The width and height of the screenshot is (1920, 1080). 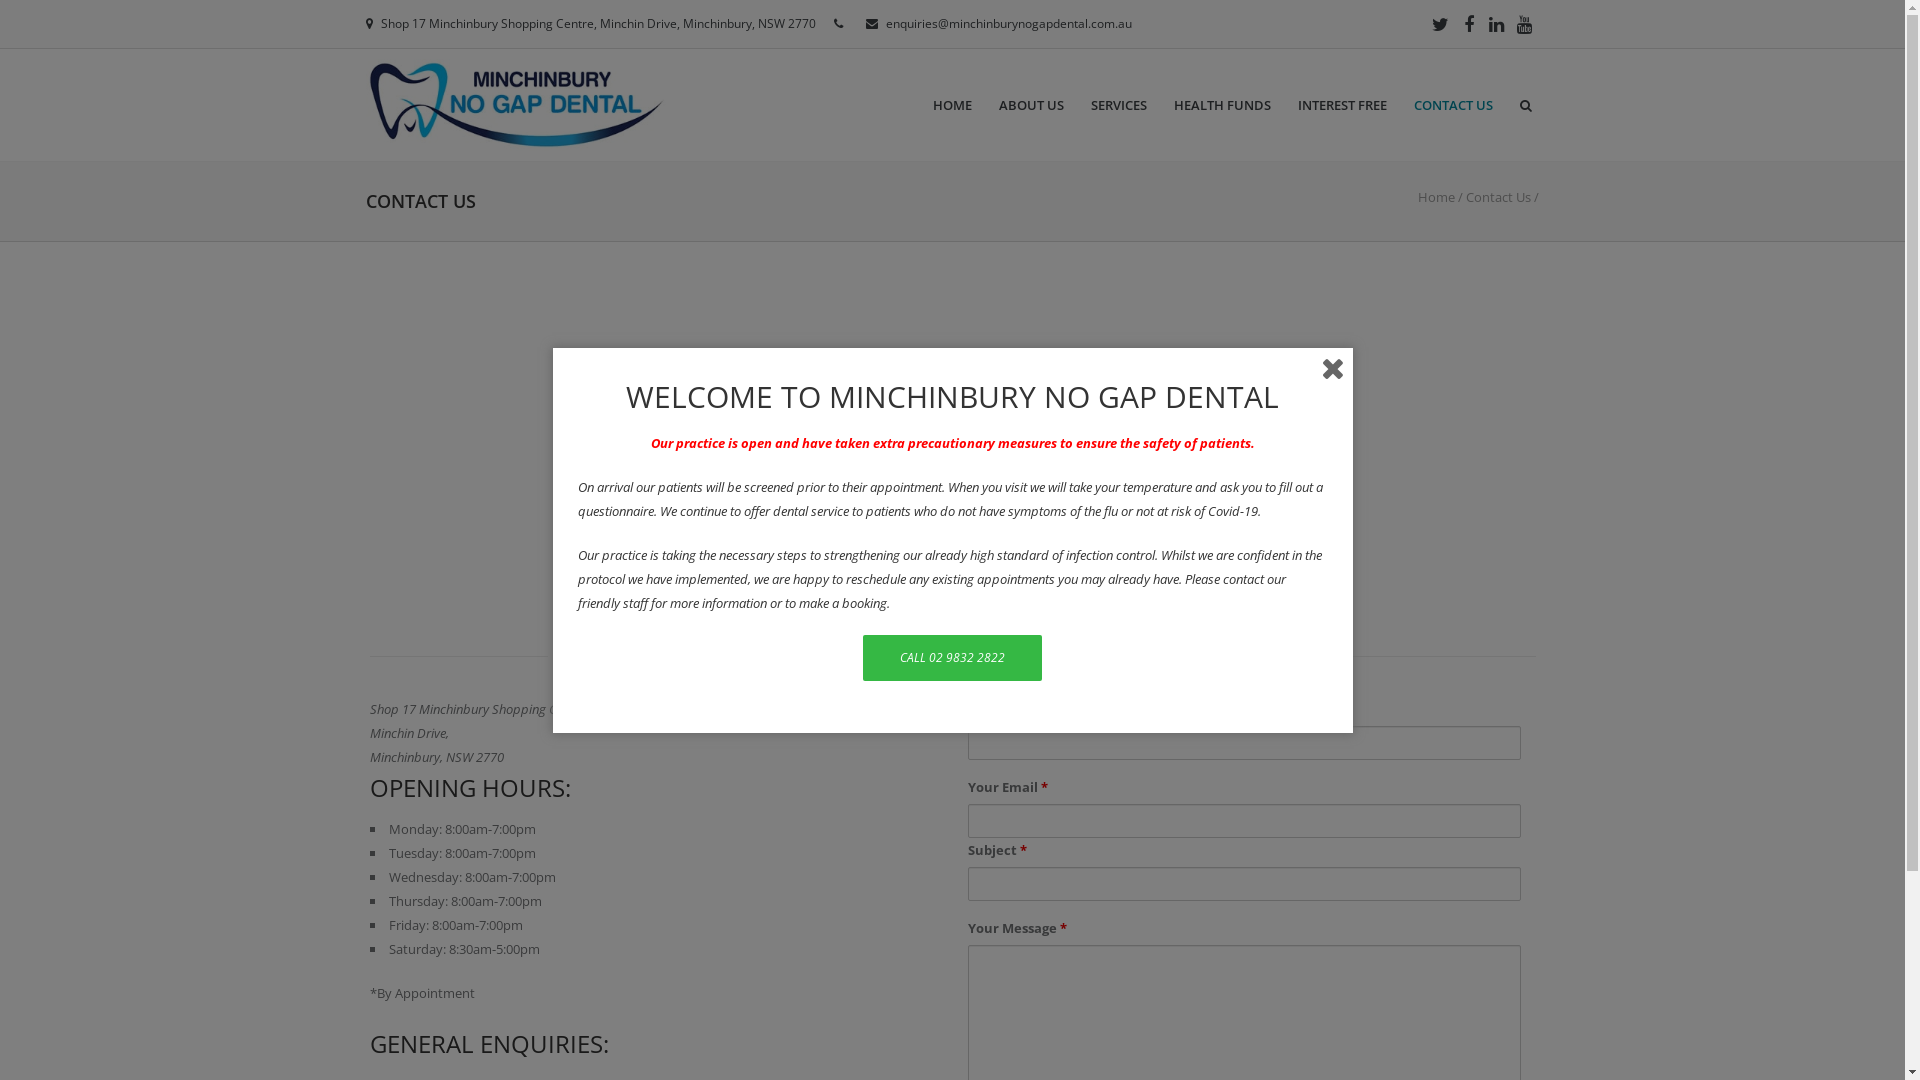 I want to click on 'LinkedIn', so click(x=1497, y=23).